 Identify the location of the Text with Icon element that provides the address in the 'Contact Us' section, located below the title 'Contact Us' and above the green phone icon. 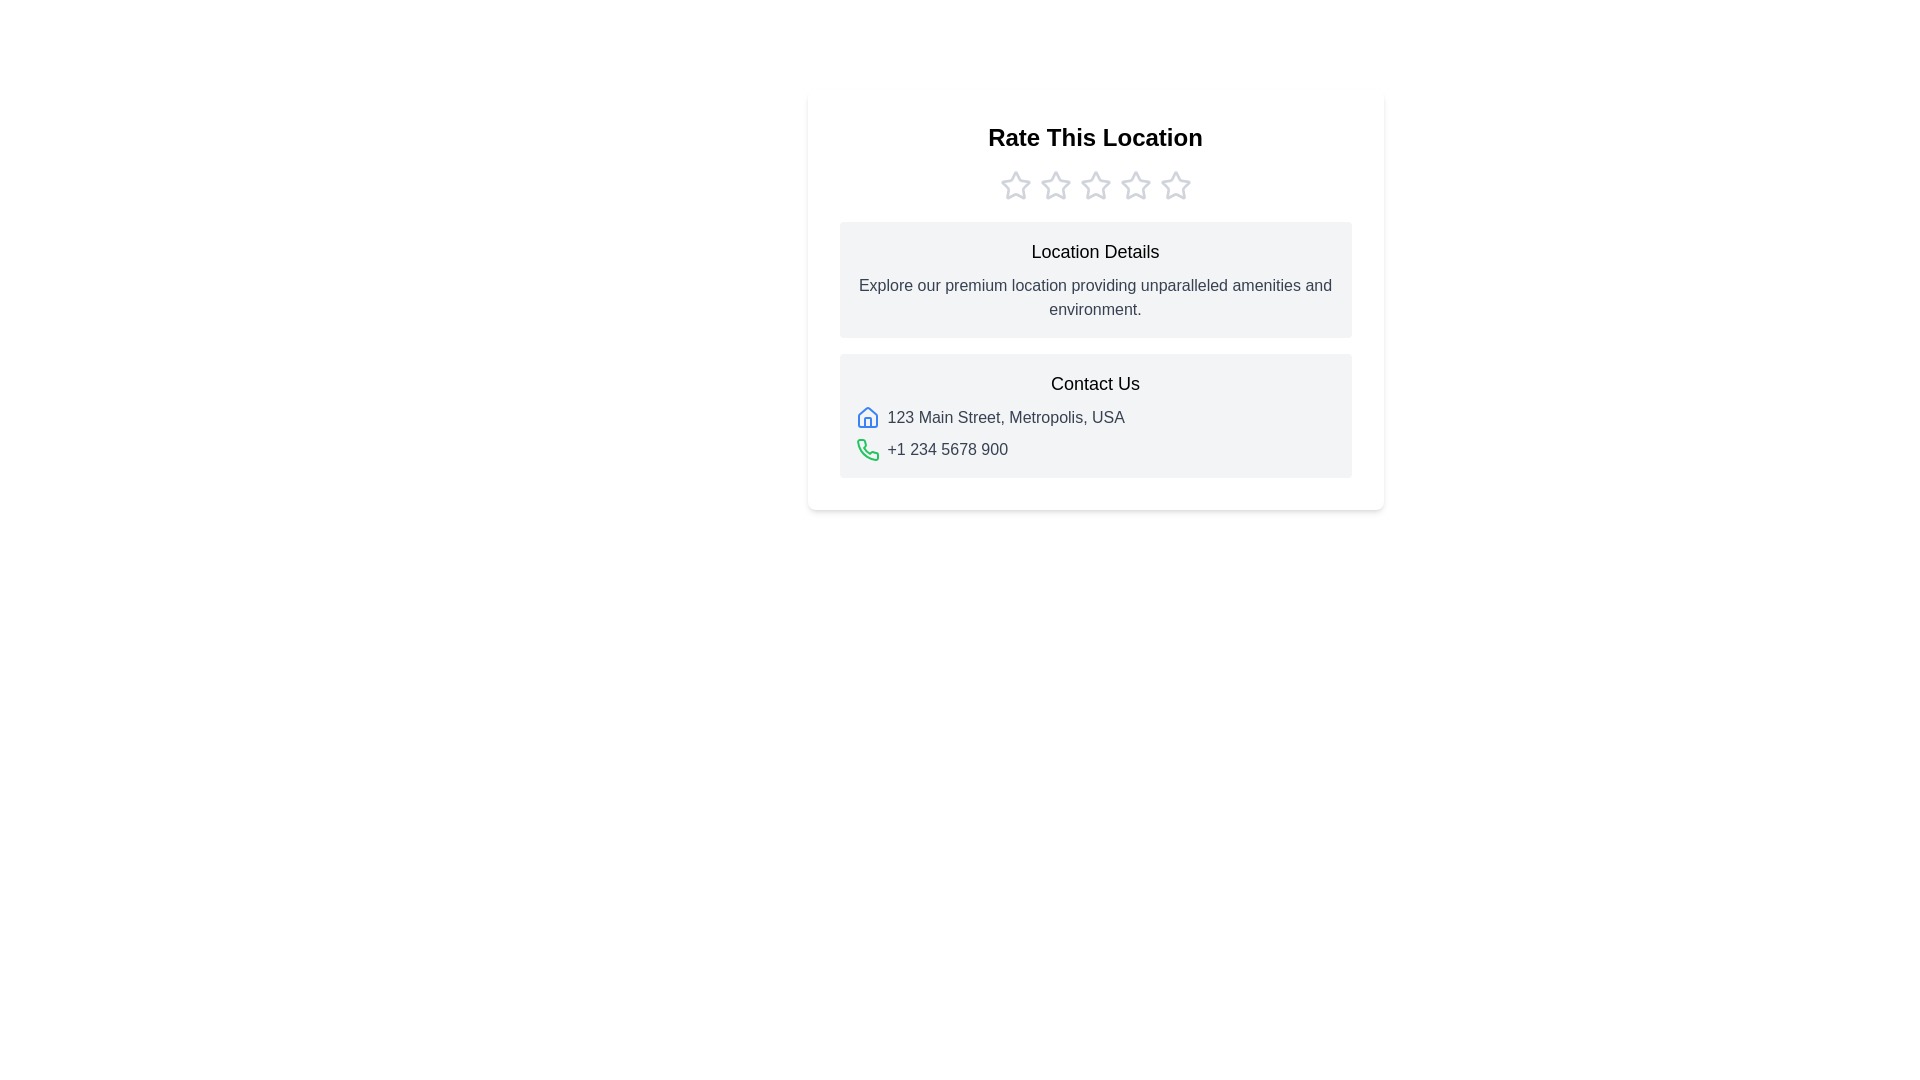
(1094, 416).